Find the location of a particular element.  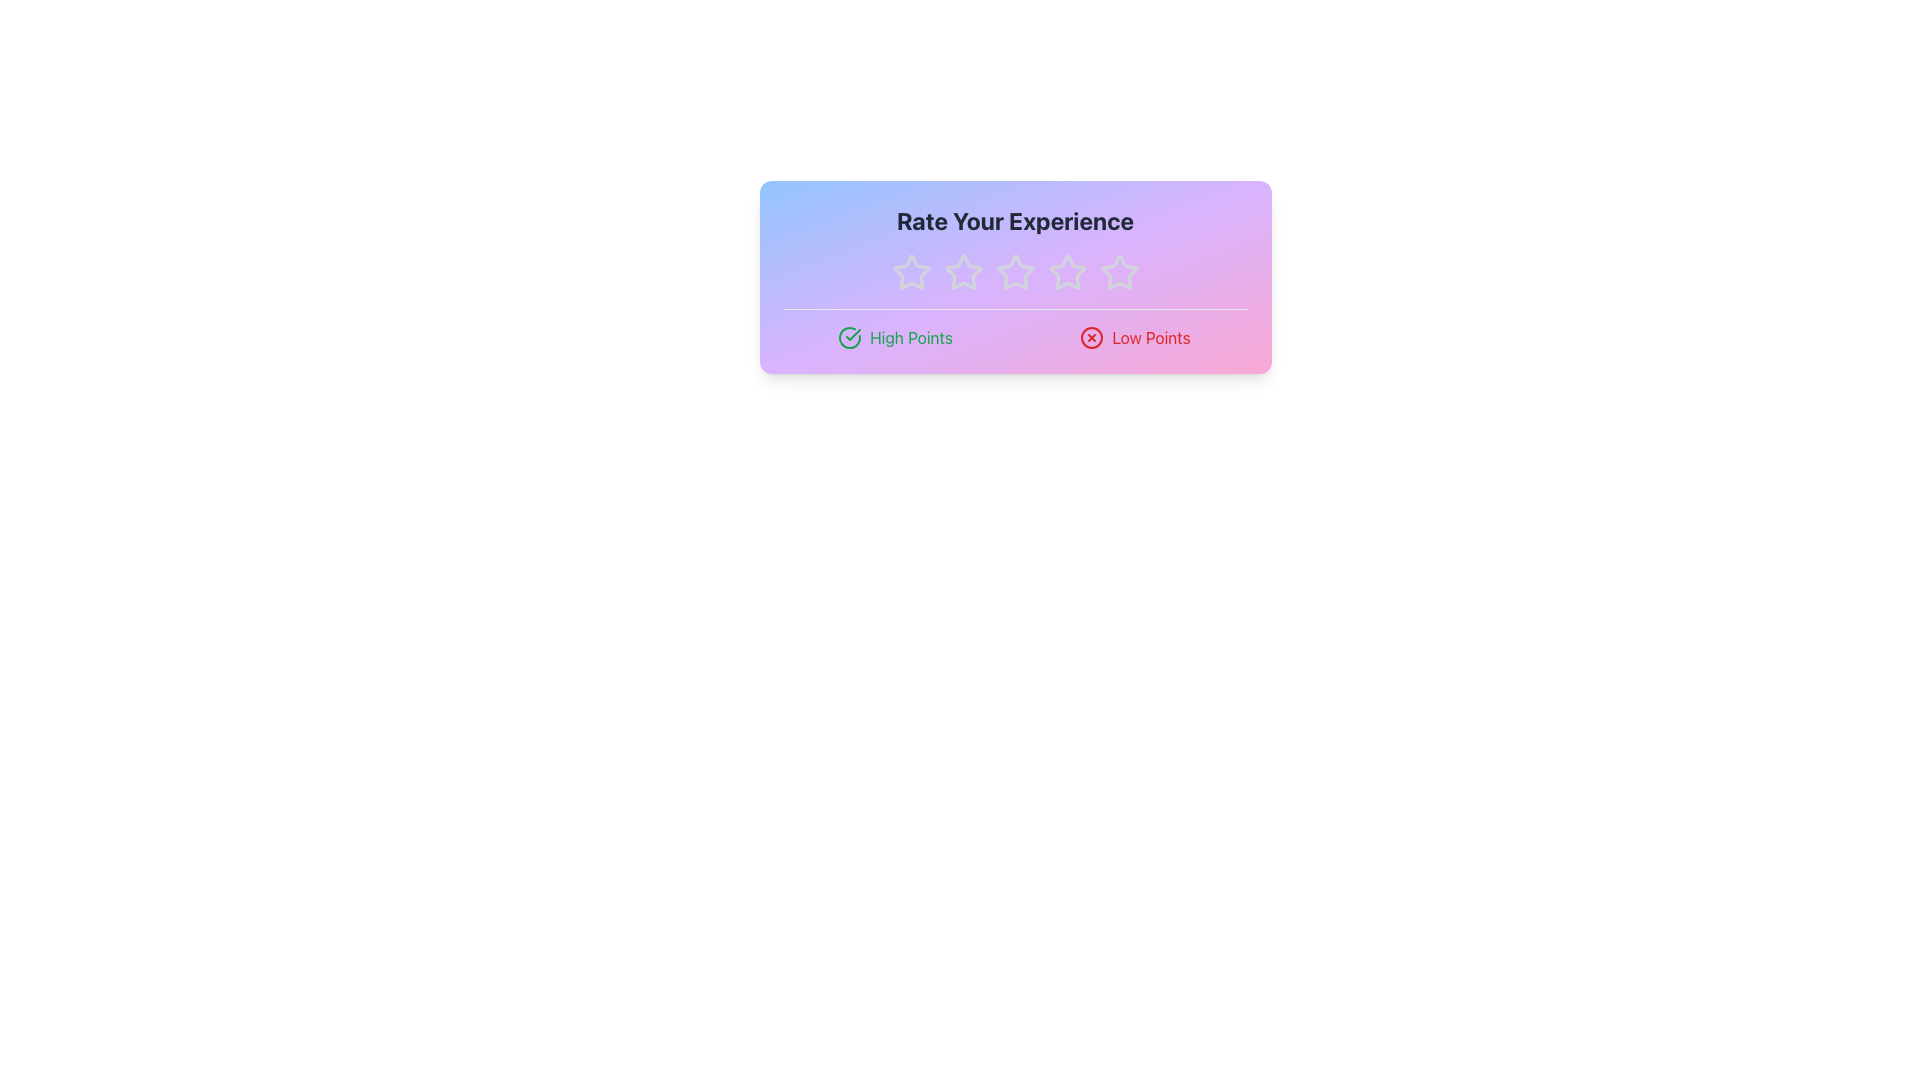

the 'Low Points' label styled in red with an accompanying red circular icon containing an 'X', located on the right side of a horizontal layout below a row of star icons is located at coordinates (1135, 337).